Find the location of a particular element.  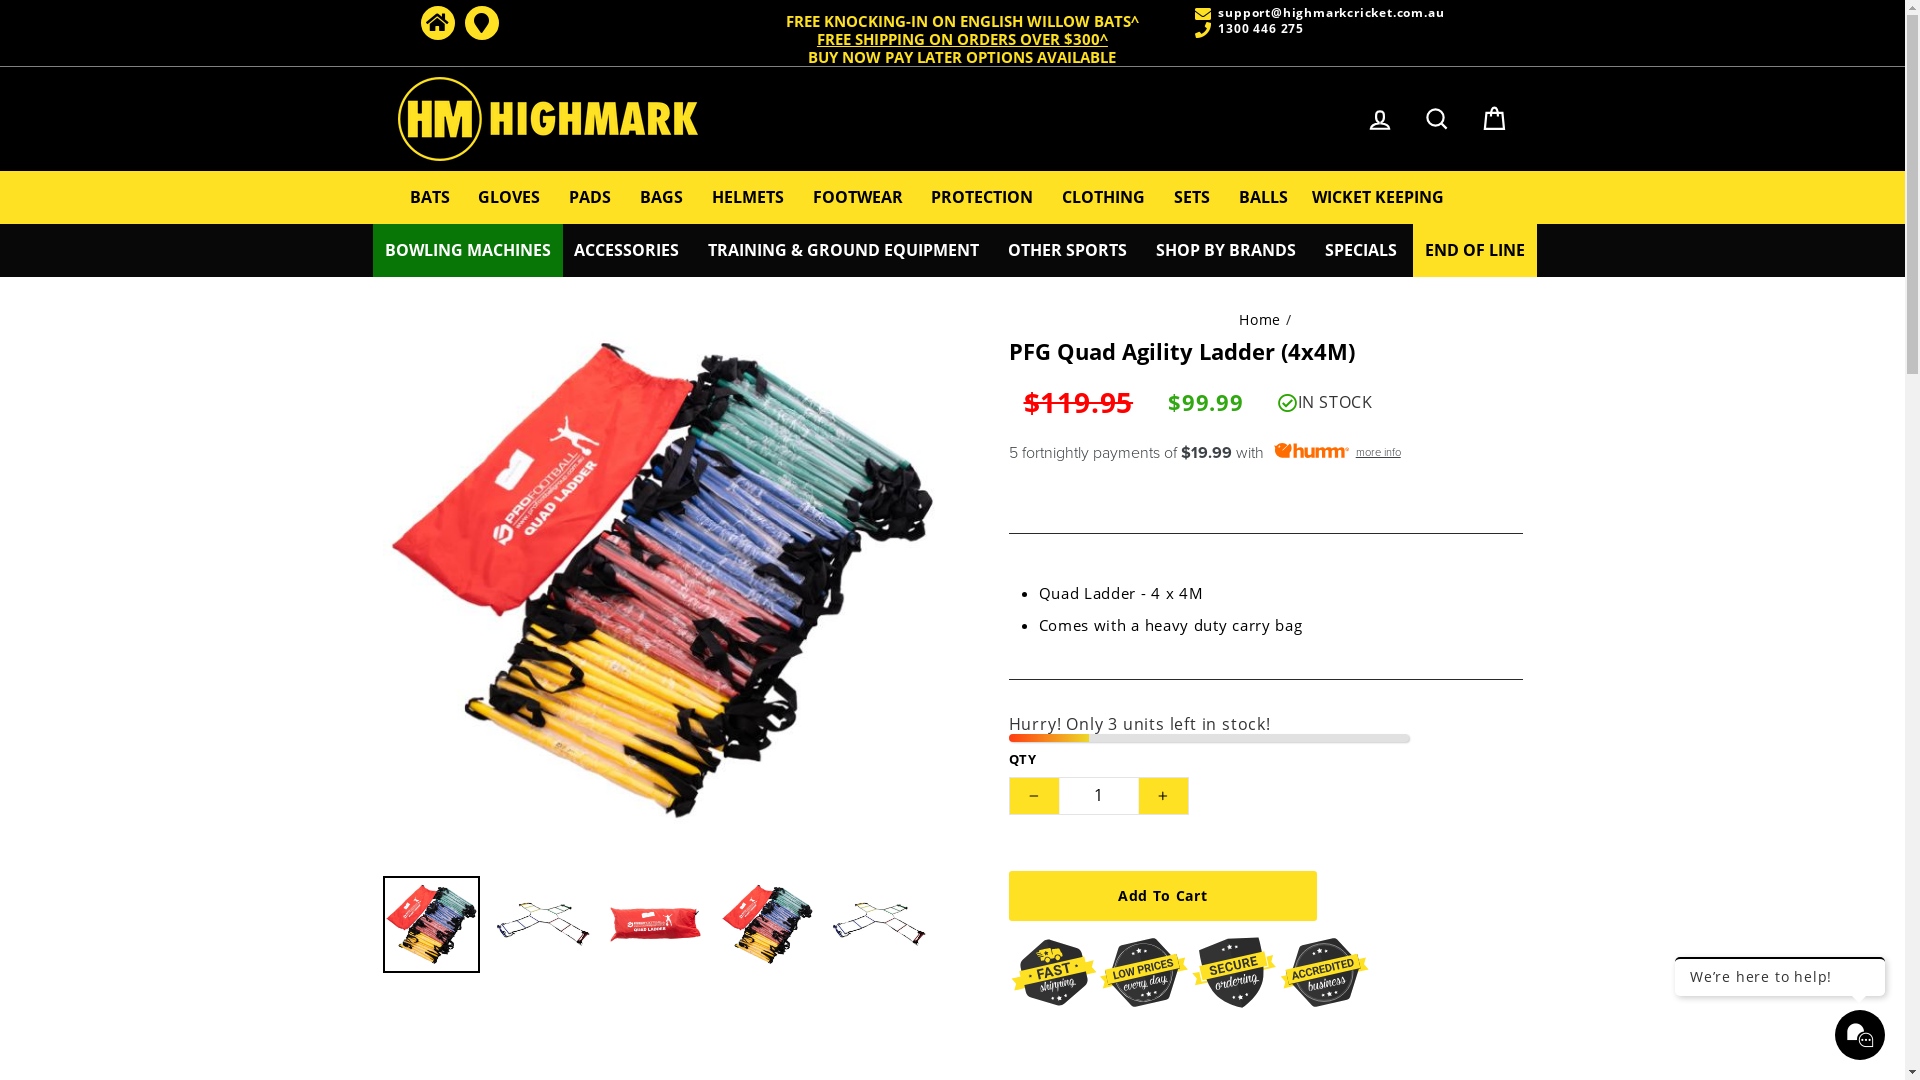

'Skip to content' is located at coordinates (0, 0).